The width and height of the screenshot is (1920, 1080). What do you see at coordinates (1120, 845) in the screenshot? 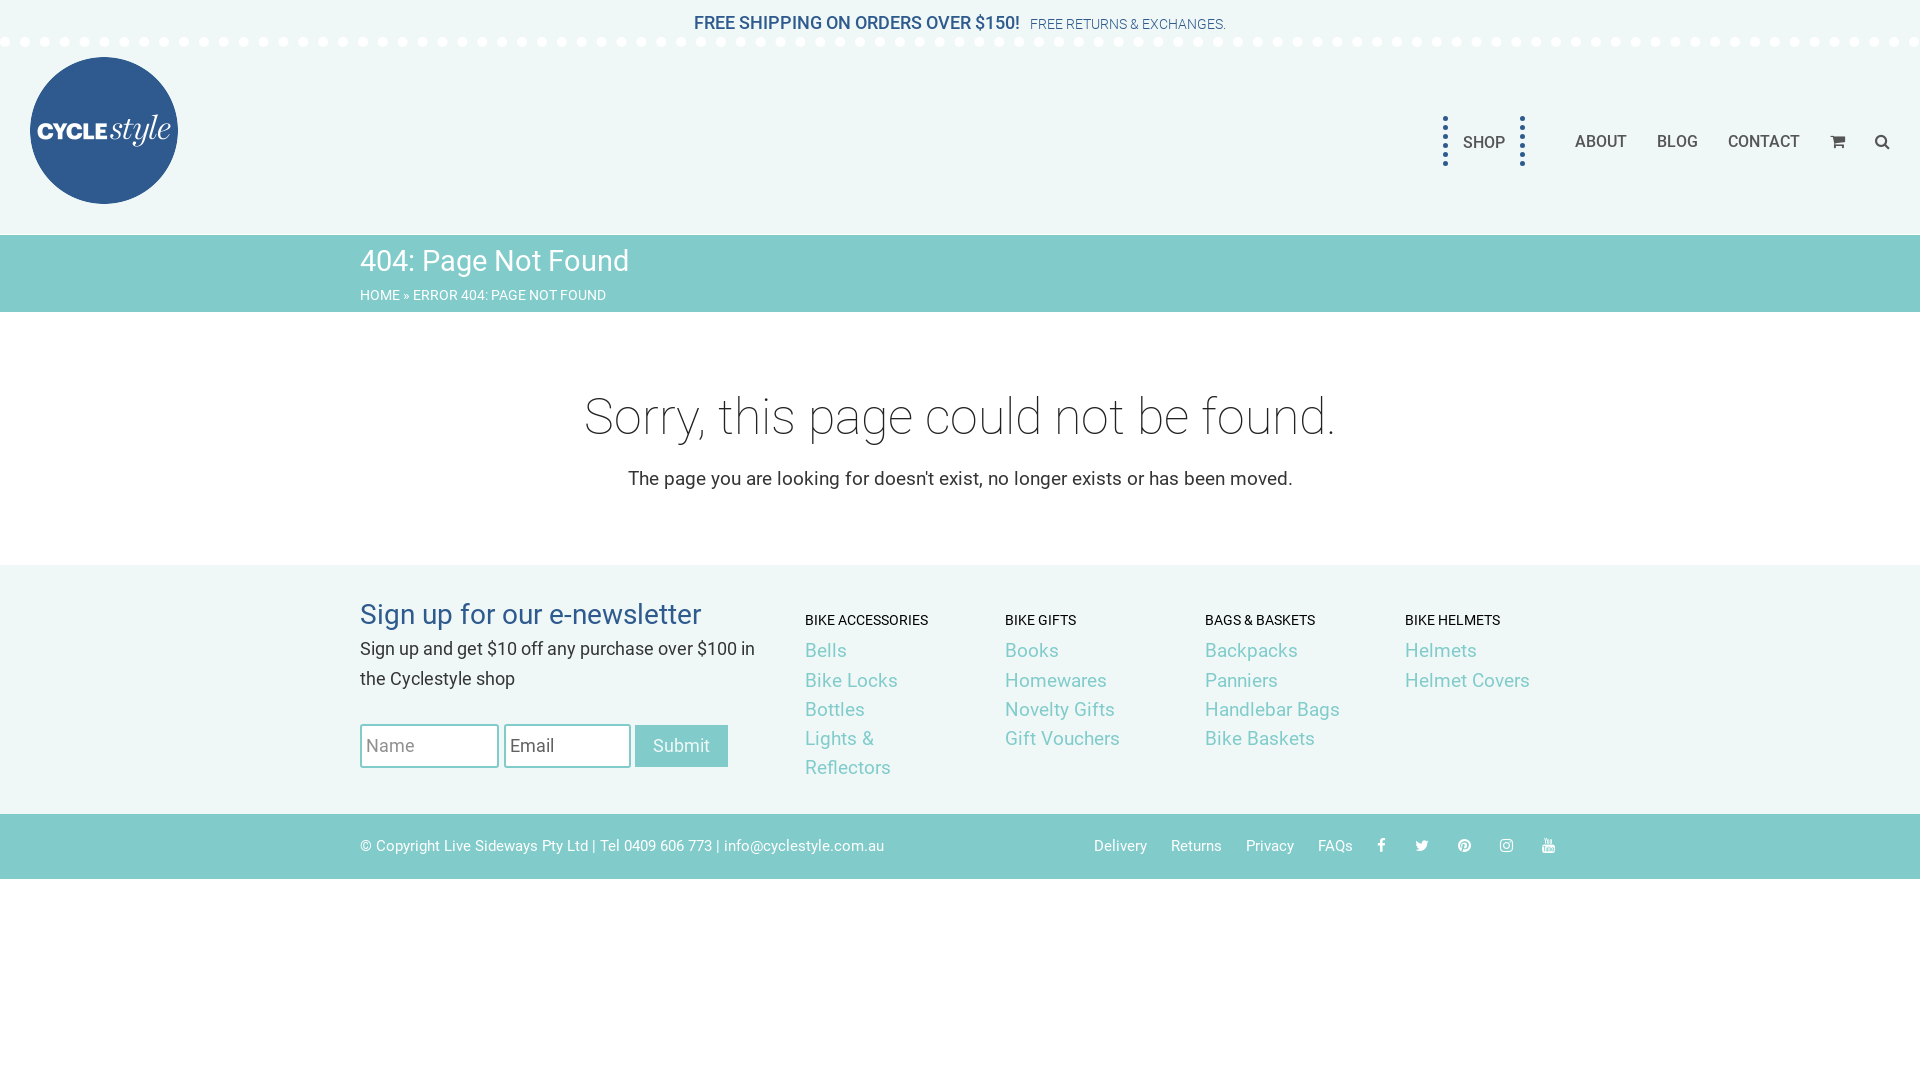
I see `'Delivery'` at bounding box center [1120, 845].